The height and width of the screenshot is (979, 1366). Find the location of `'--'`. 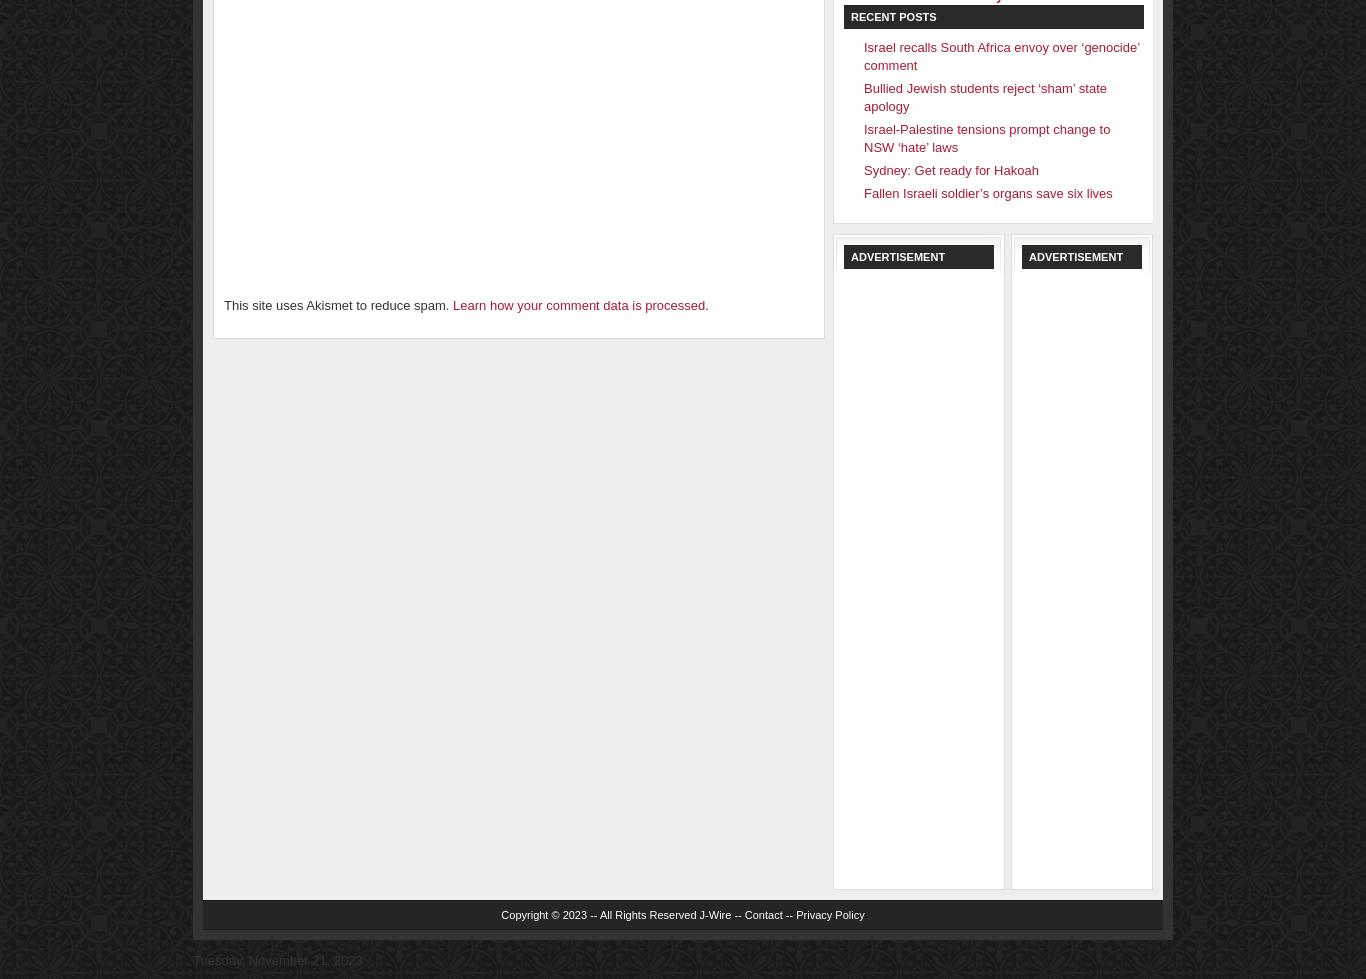

'--' is located at coordinates (789, 913).